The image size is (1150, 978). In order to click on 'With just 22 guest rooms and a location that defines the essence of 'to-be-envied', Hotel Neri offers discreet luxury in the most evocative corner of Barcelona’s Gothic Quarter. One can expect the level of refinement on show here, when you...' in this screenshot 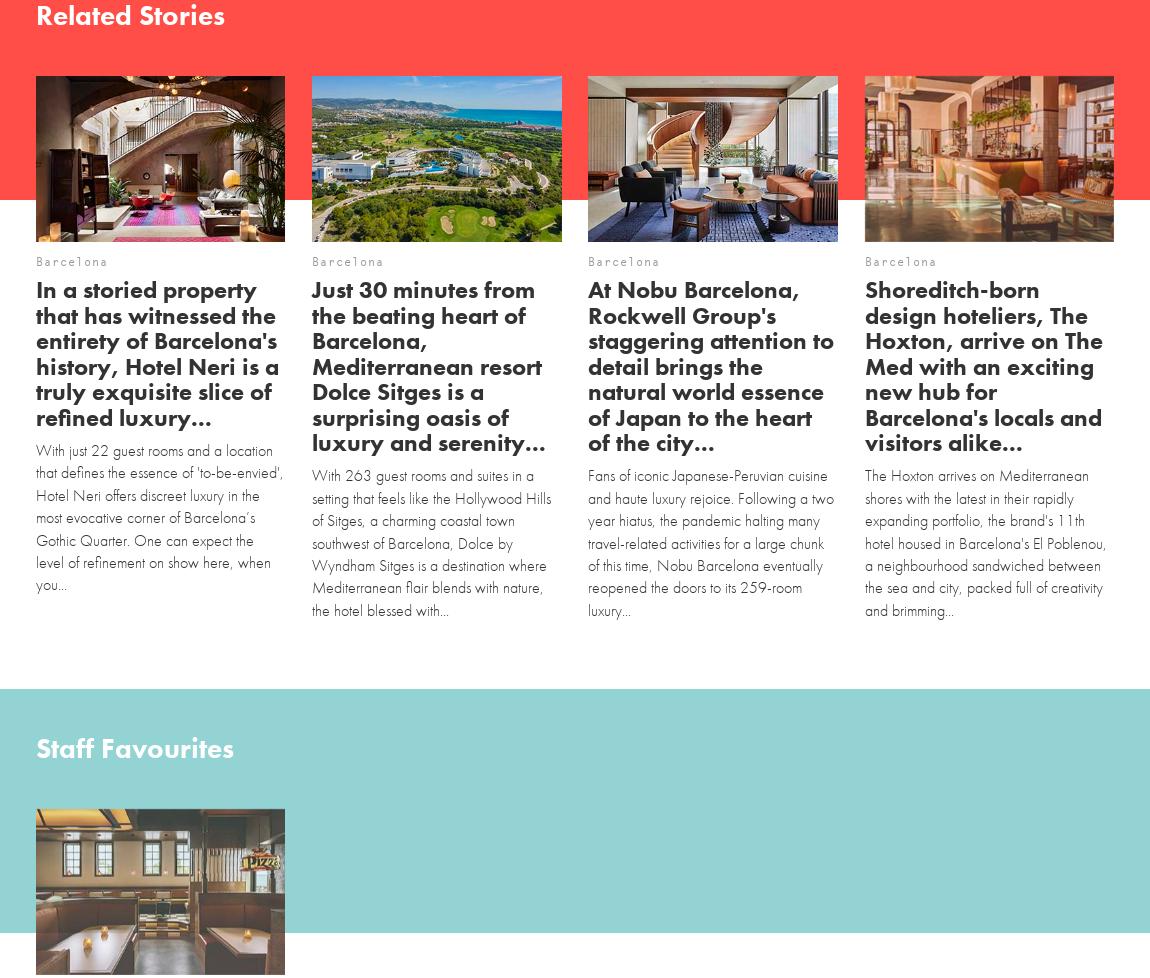, I will do `click(34, 517)`.